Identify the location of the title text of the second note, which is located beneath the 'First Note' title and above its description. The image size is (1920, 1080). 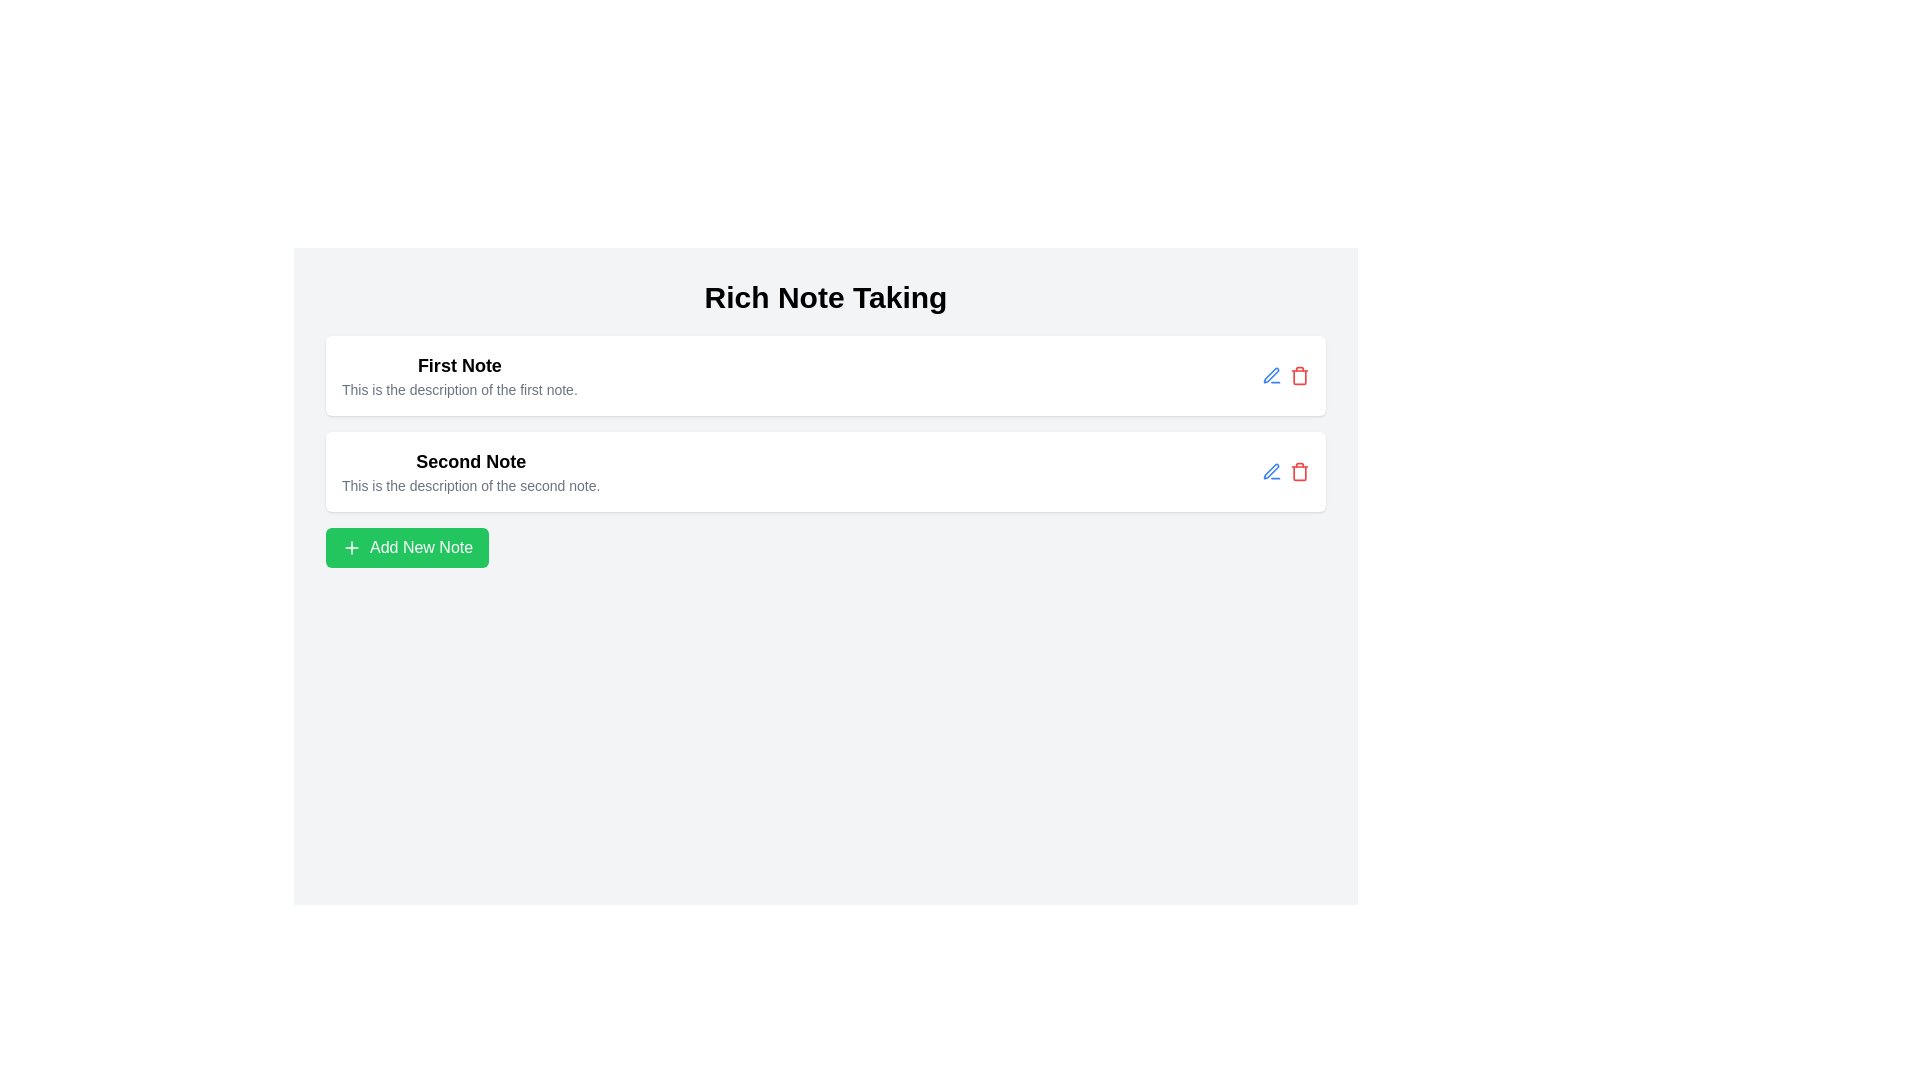
(470, 462).